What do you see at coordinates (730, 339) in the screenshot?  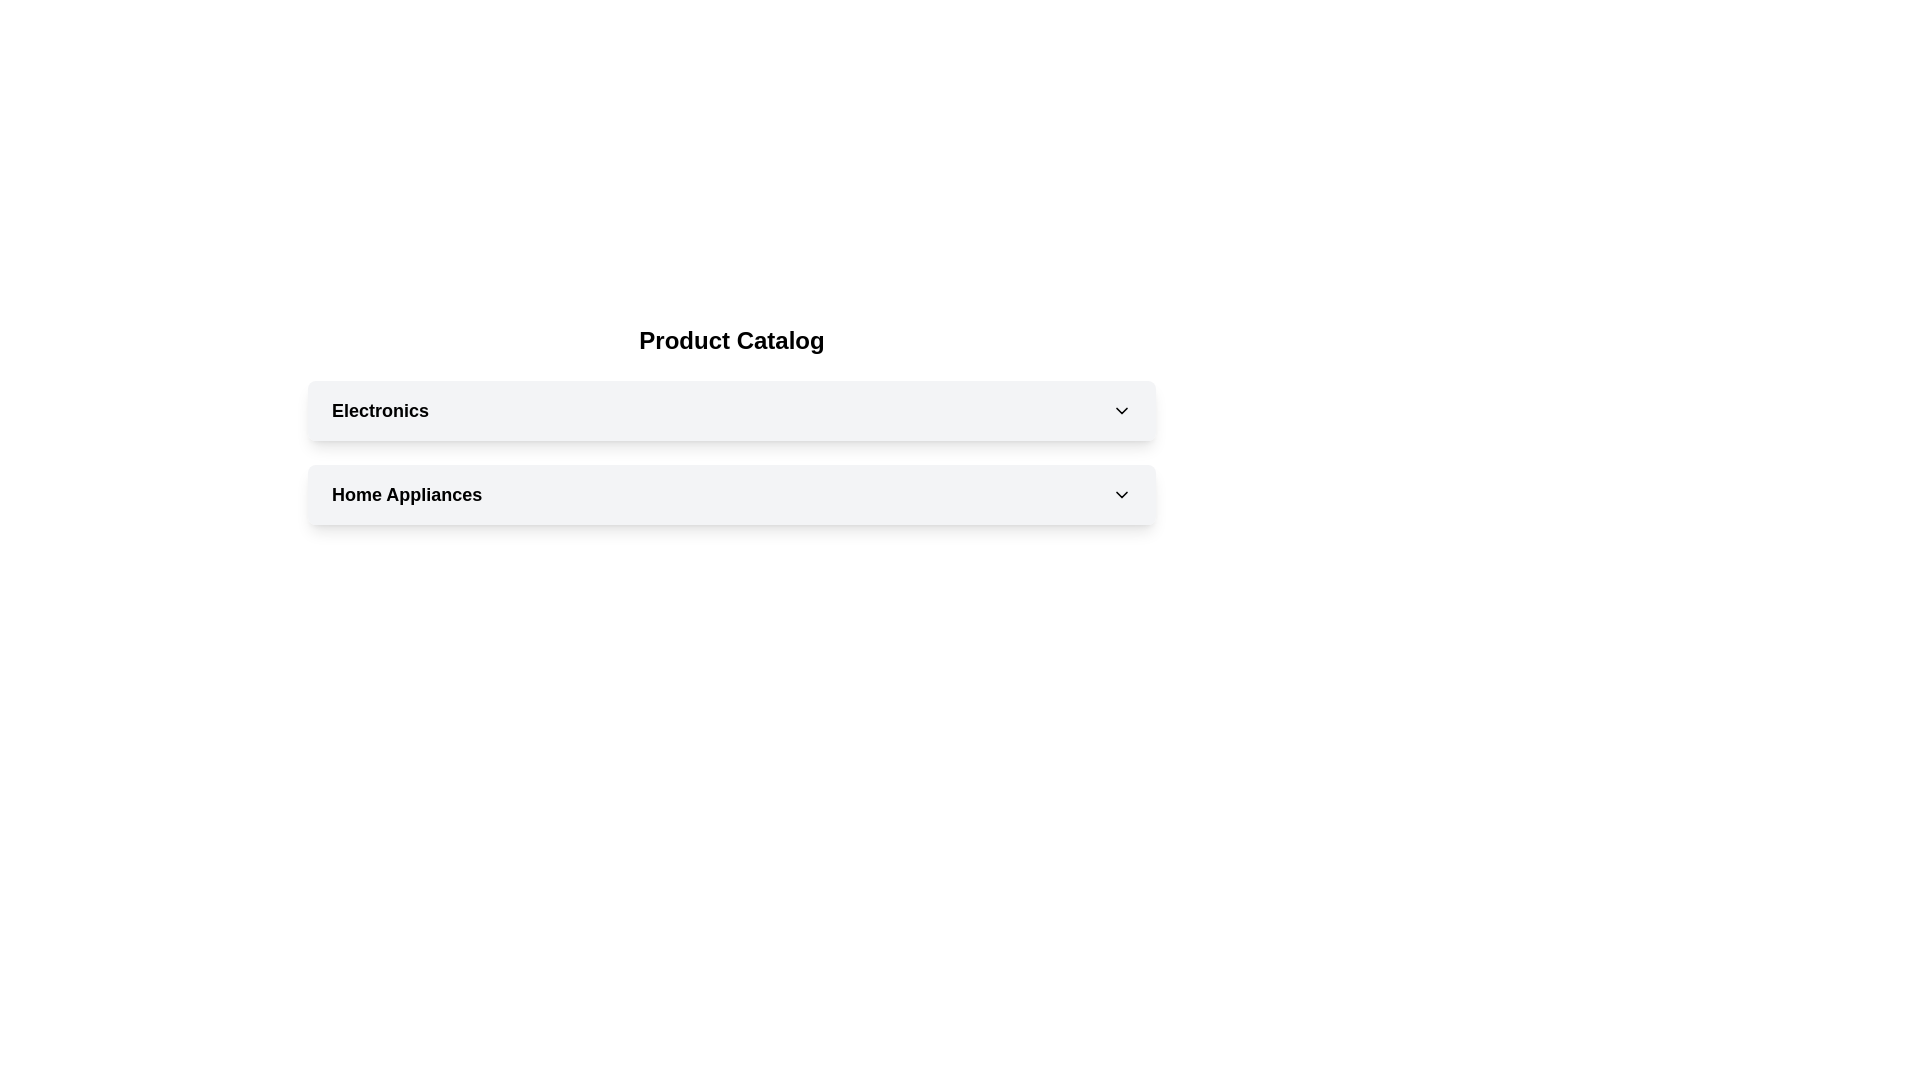 I see `text displayed in the centered text component labeled 'Product Catalog', which is styled in bold and serves as a section header` at bounding box center [730, 339].